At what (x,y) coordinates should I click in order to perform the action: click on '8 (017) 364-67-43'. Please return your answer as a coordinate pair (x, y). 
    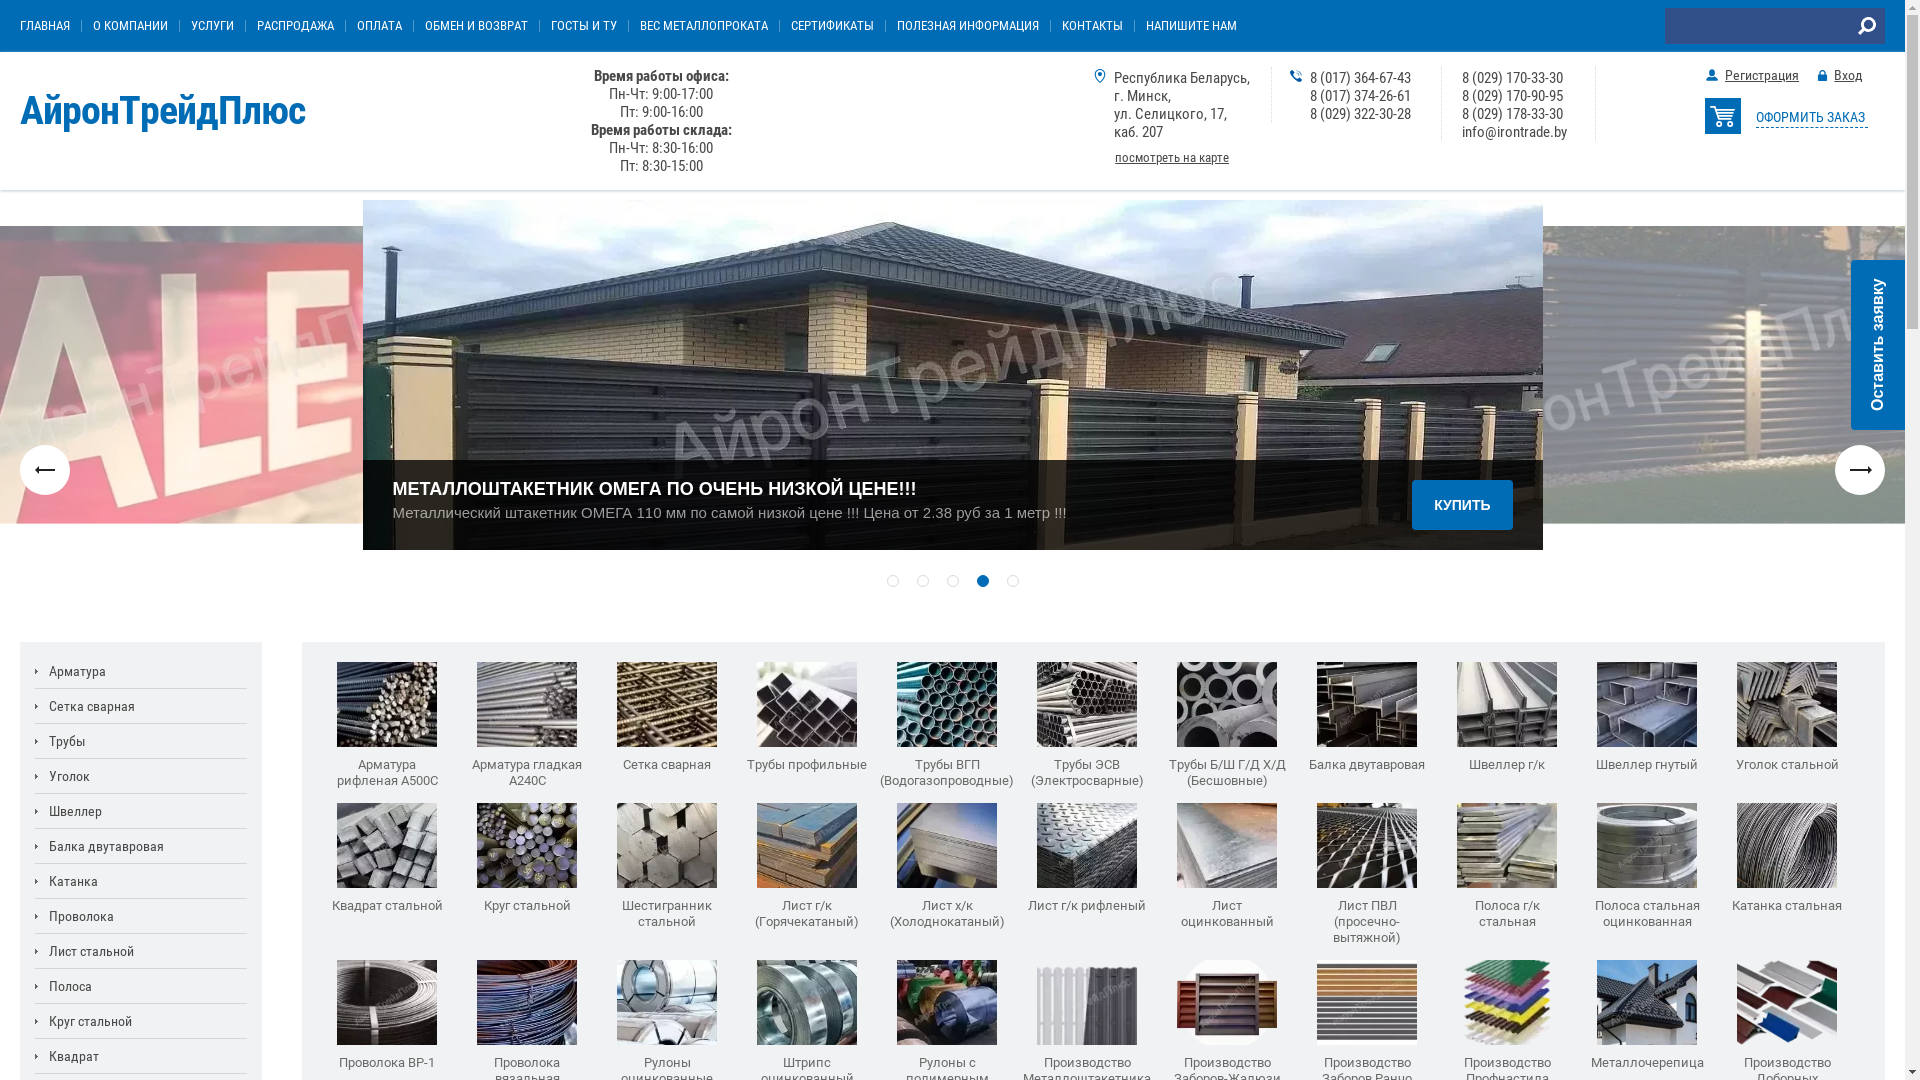
    Looking at the image, I should click on (1360, 76).